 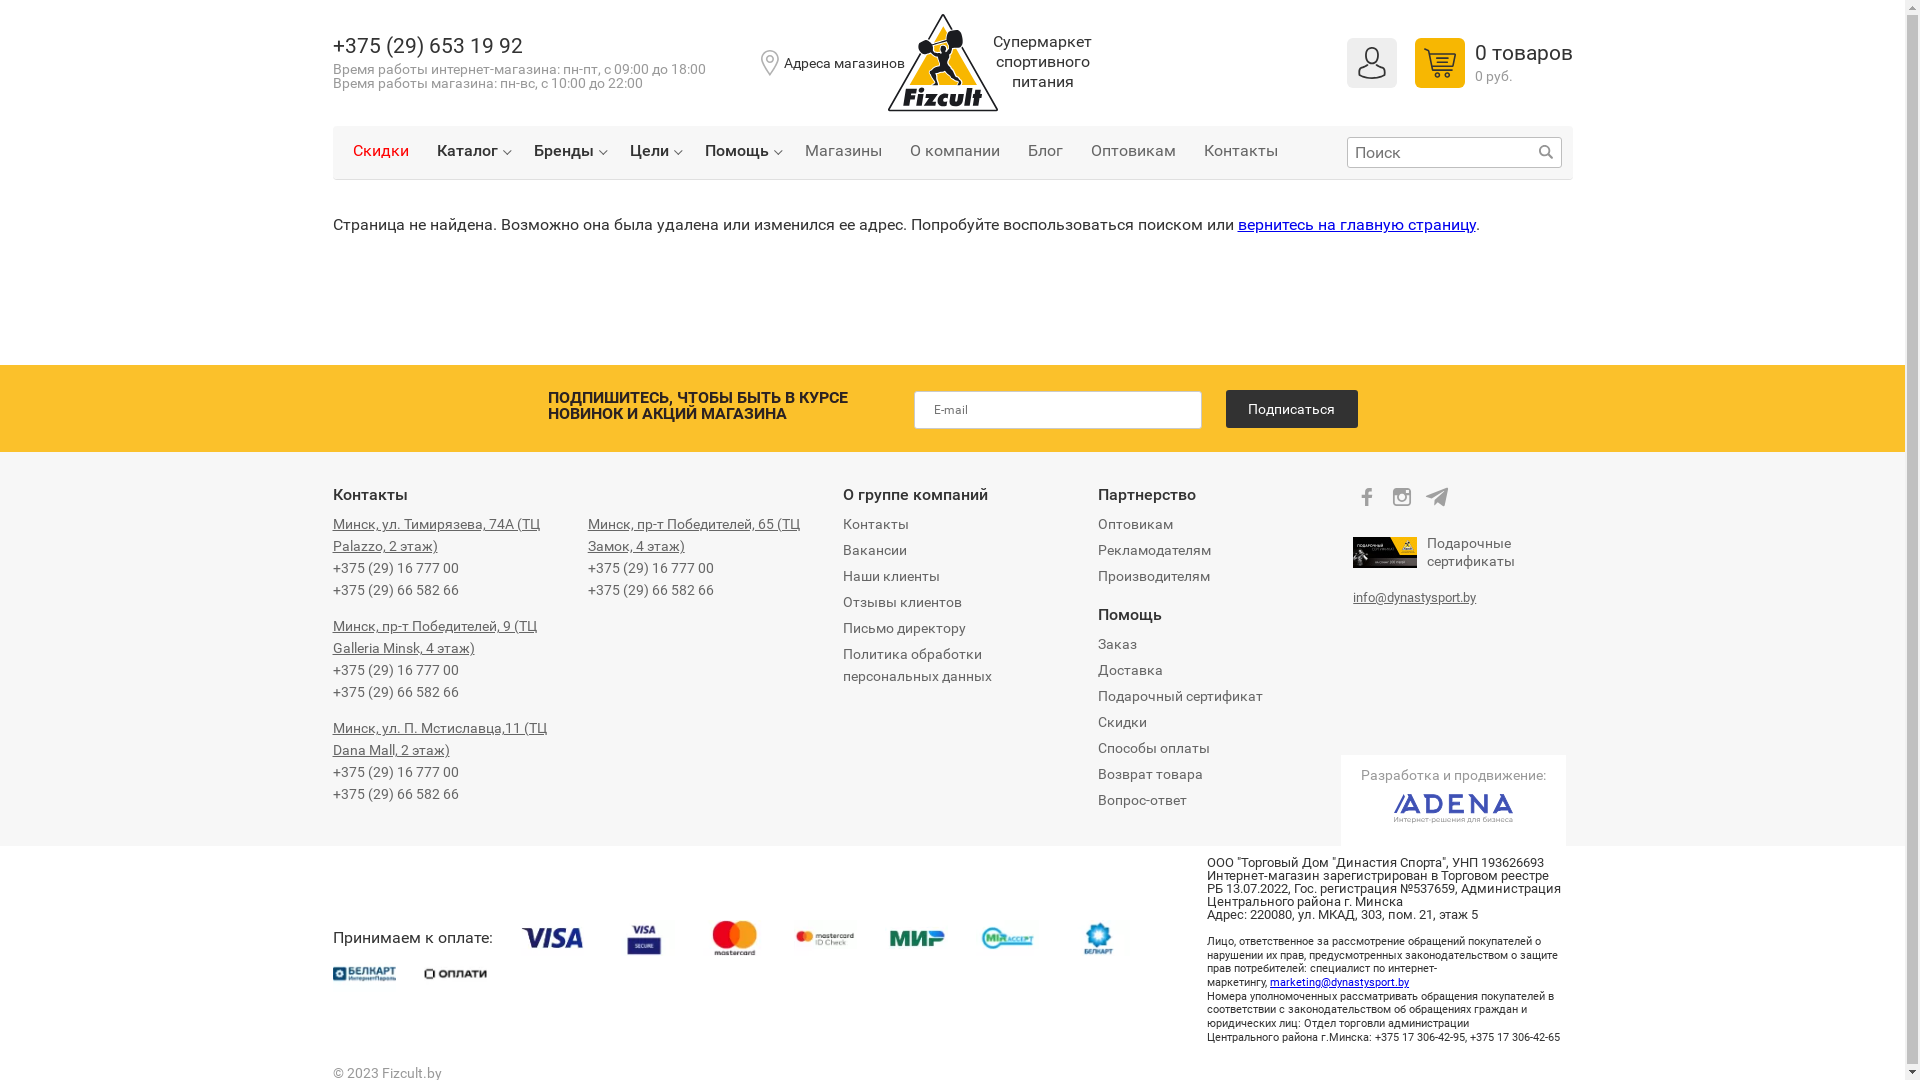 What do you see at coordinates (331, 45) in the screenshot?
I see `'+375 (29) 653 19 92'` at bounding box center [331, 45].